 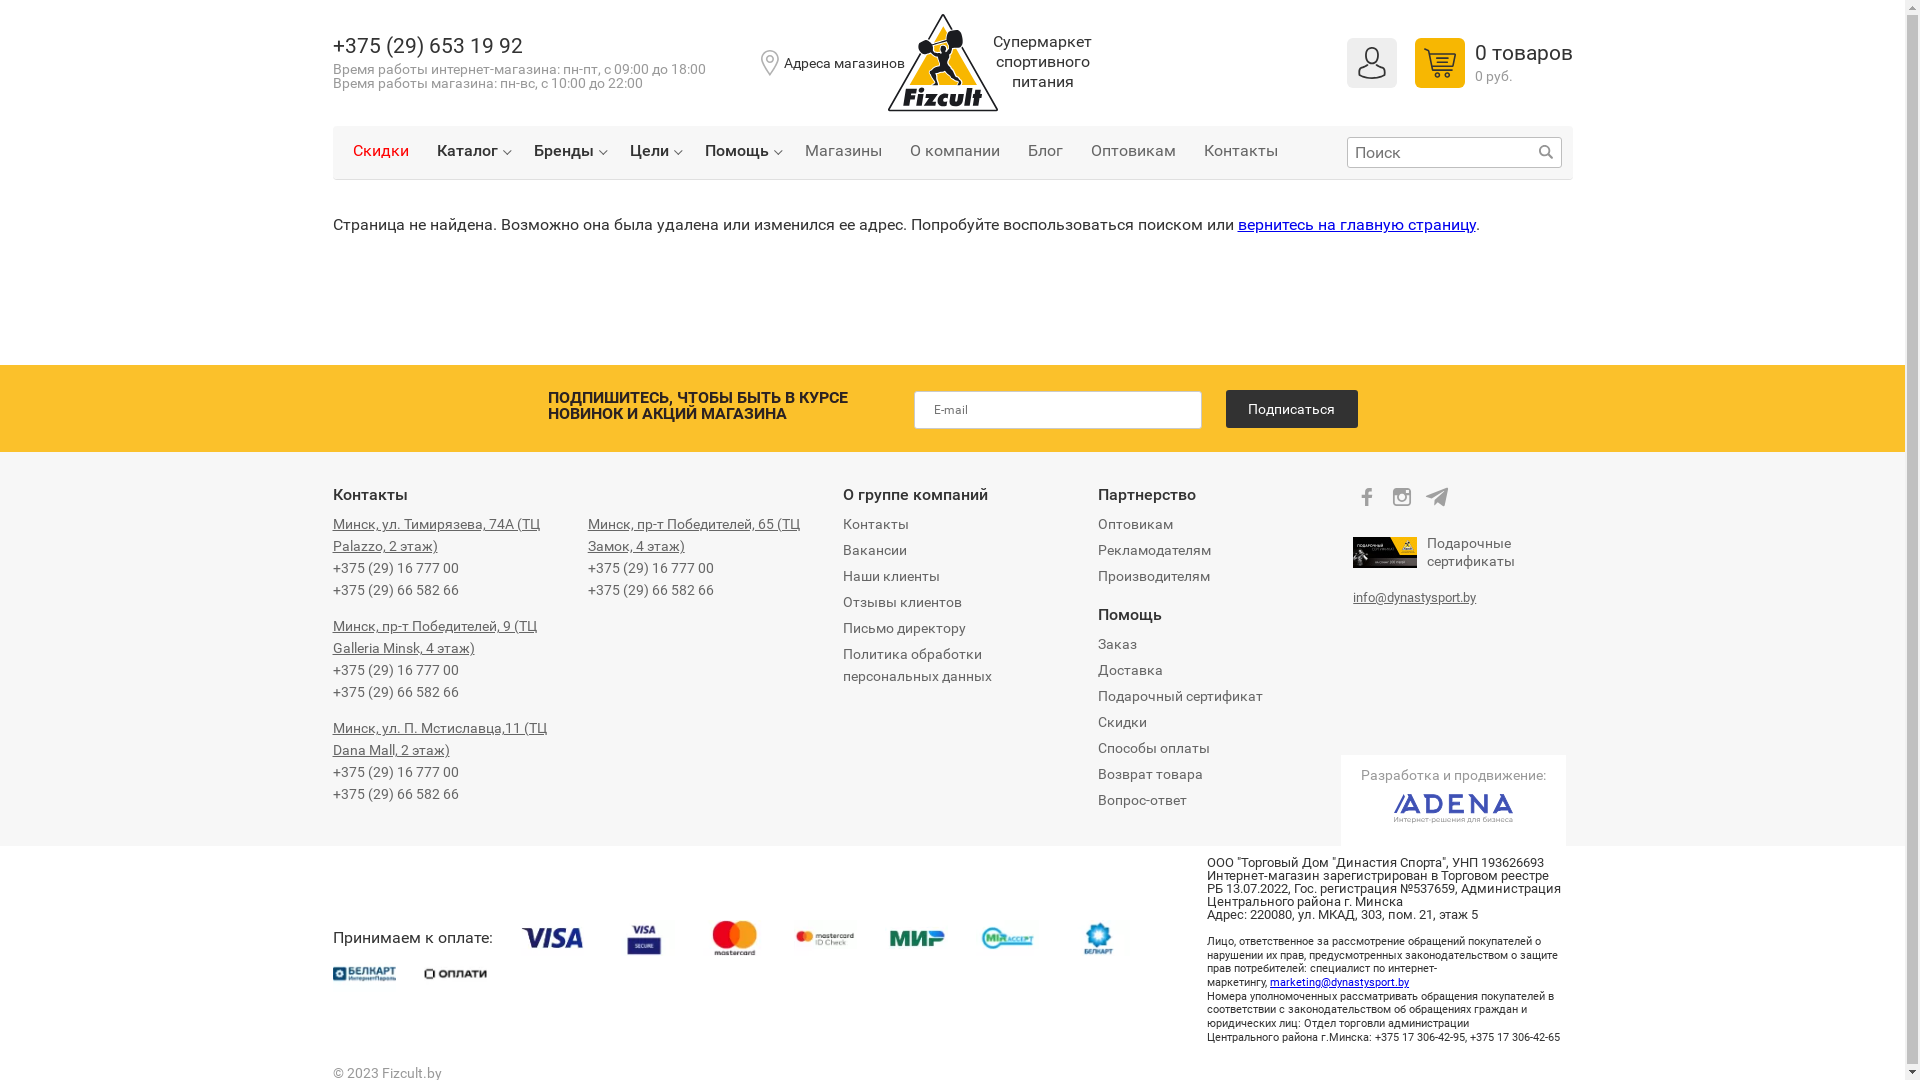 What do you see at coordinates (331, 45) in the screenshot?
I see `'+375 (29) 653 19 92'` at bounding box center [331, 45].